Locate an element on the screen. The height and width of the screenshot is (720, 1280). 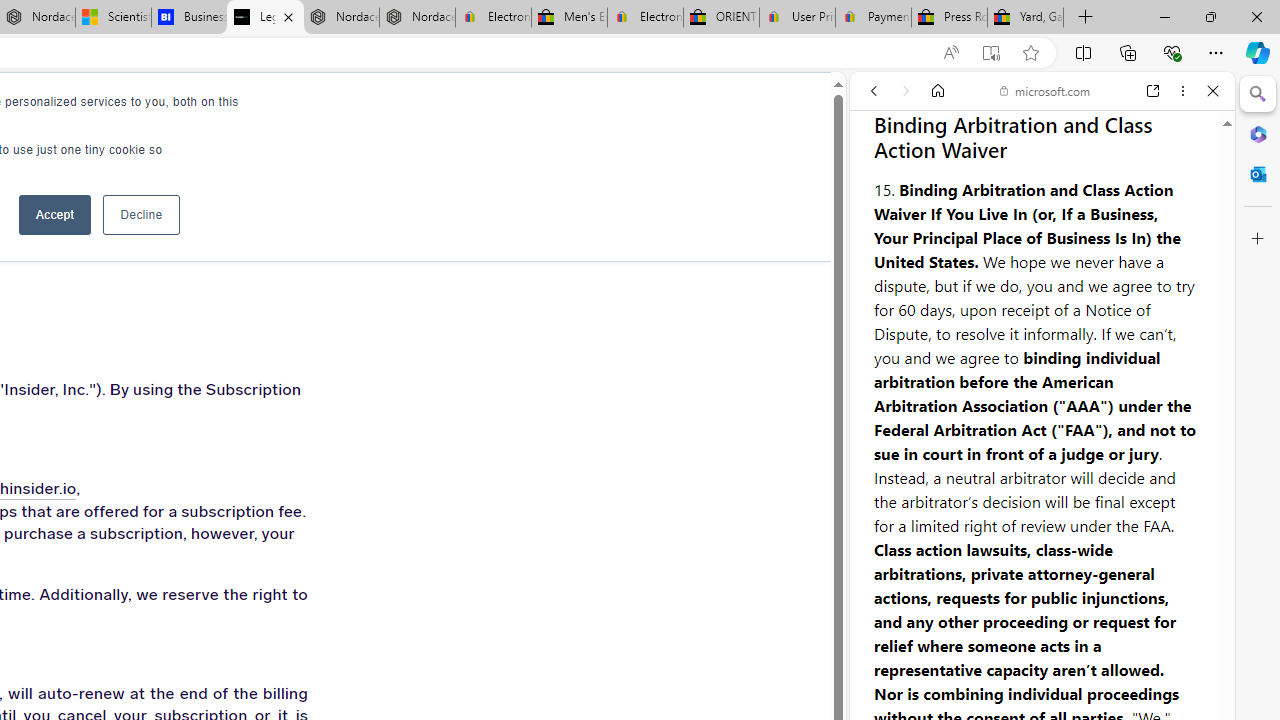
'microsoft.com' is located at coordinates (1044, 91).